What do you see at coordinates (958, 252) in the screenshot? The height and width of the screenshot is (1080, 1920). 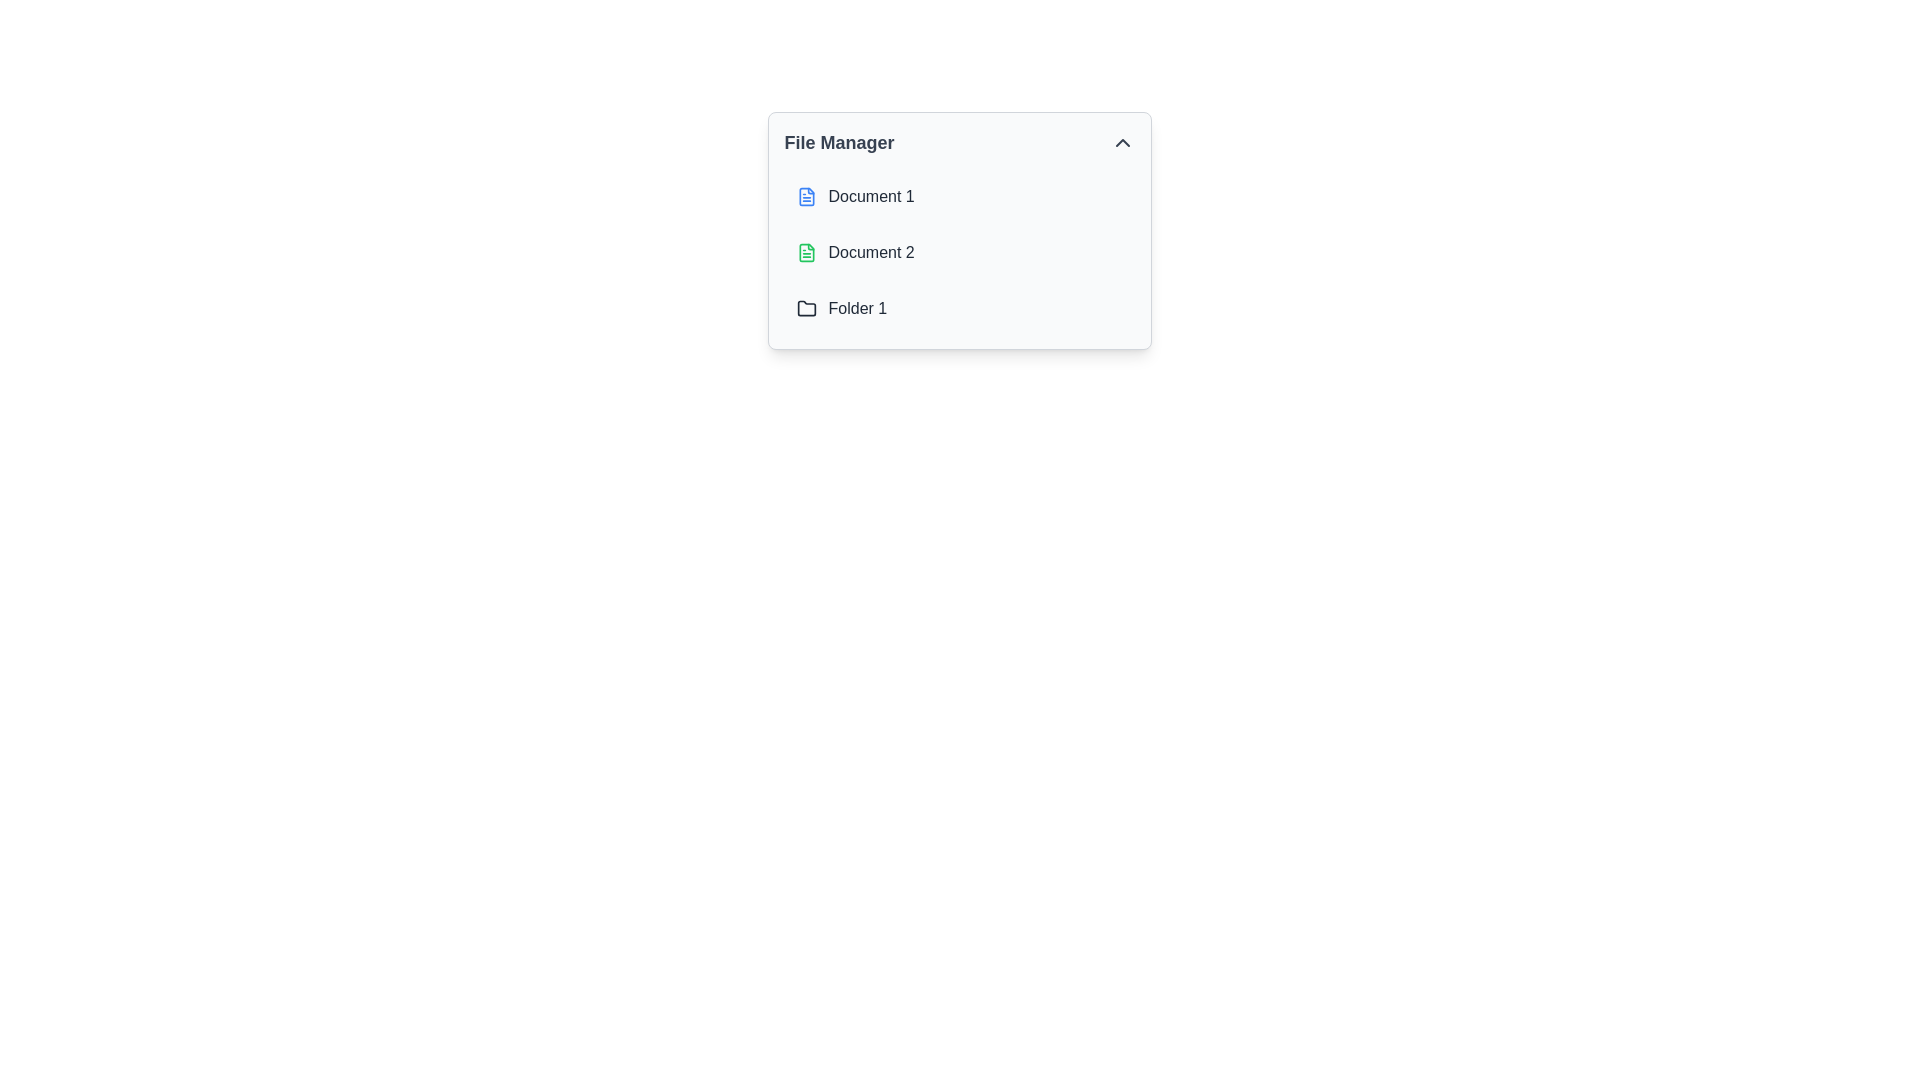 I see `on the selectable list item labeled 'Document 2' in the file manager interface` at bounding box center [958, 252].